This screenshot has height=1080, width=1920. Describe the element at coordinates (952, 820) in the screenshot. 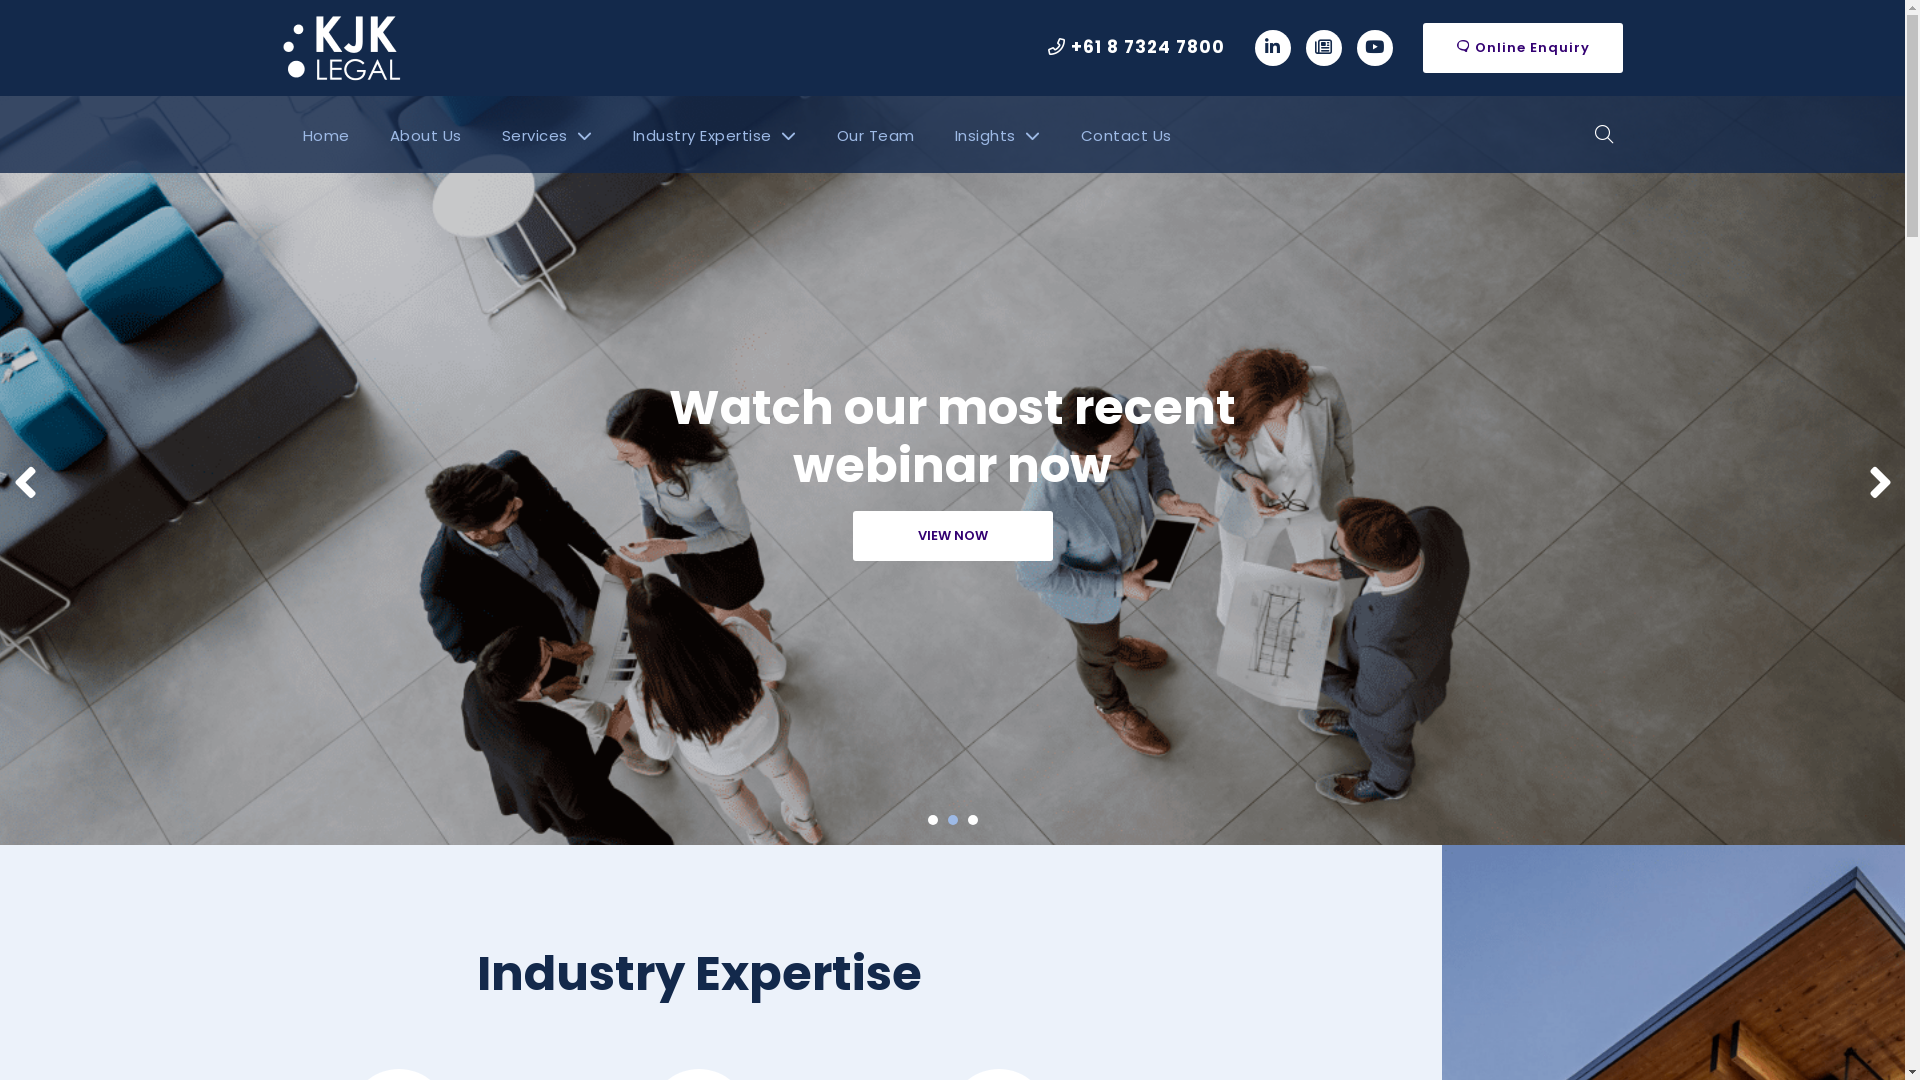

I see `'2'` at that location.